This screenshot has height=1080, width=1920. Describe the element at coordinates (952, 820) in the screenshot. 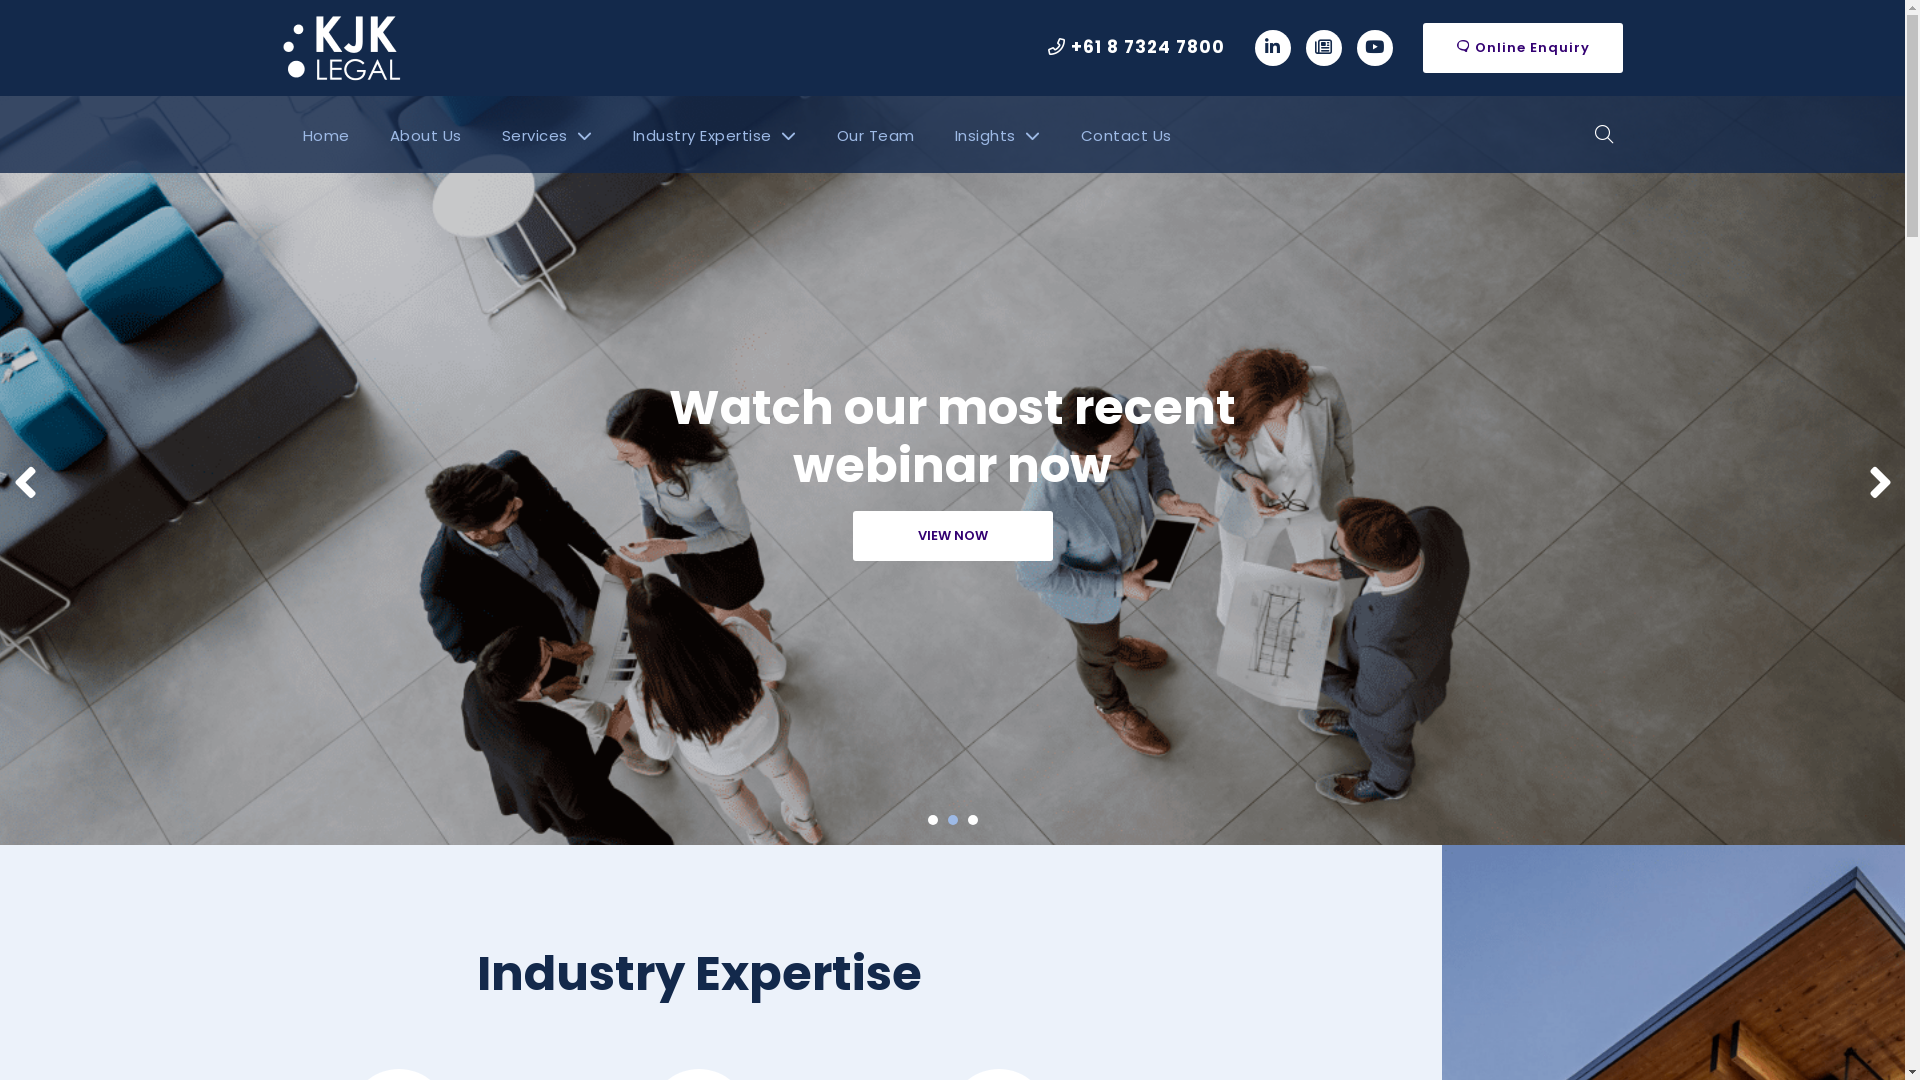

I see `'2'` at that location.